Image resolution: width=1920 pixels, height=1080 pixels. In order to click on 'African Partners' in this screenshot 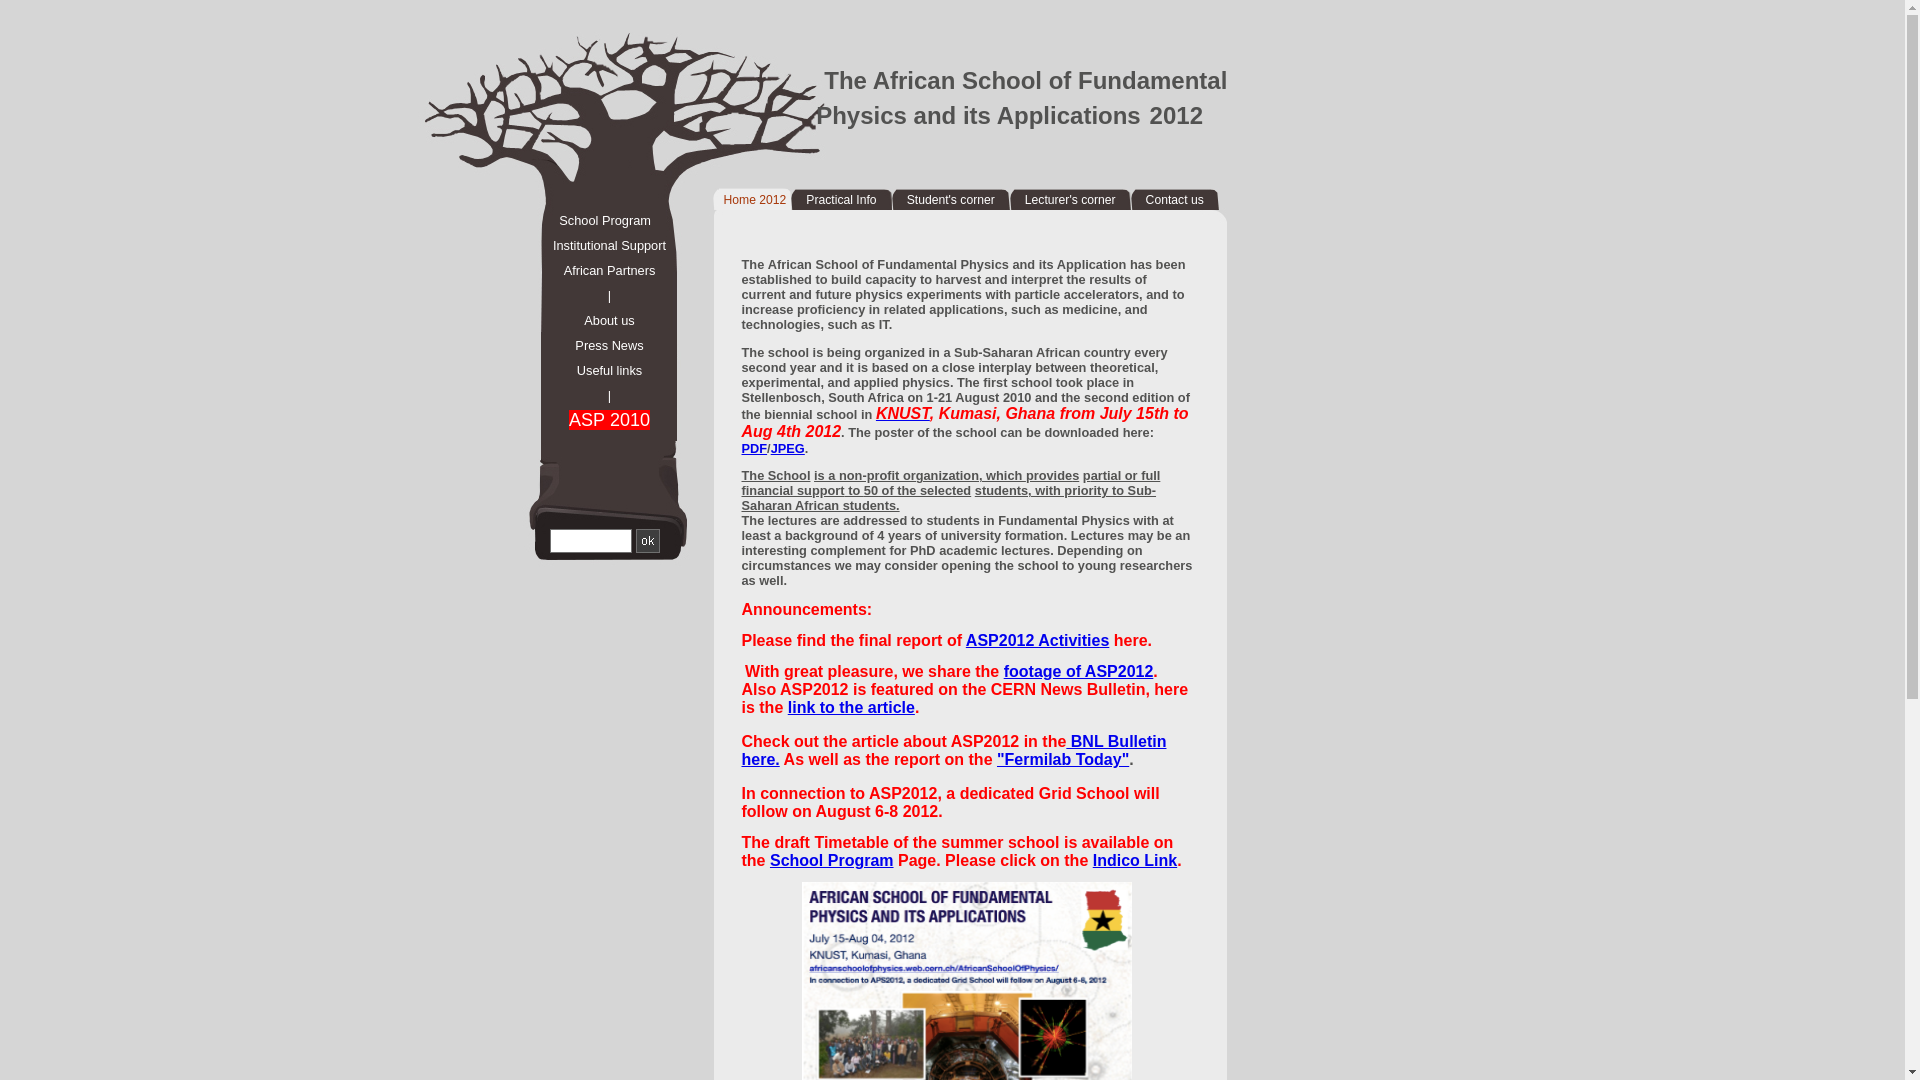, I will do `click(598, 270)`.